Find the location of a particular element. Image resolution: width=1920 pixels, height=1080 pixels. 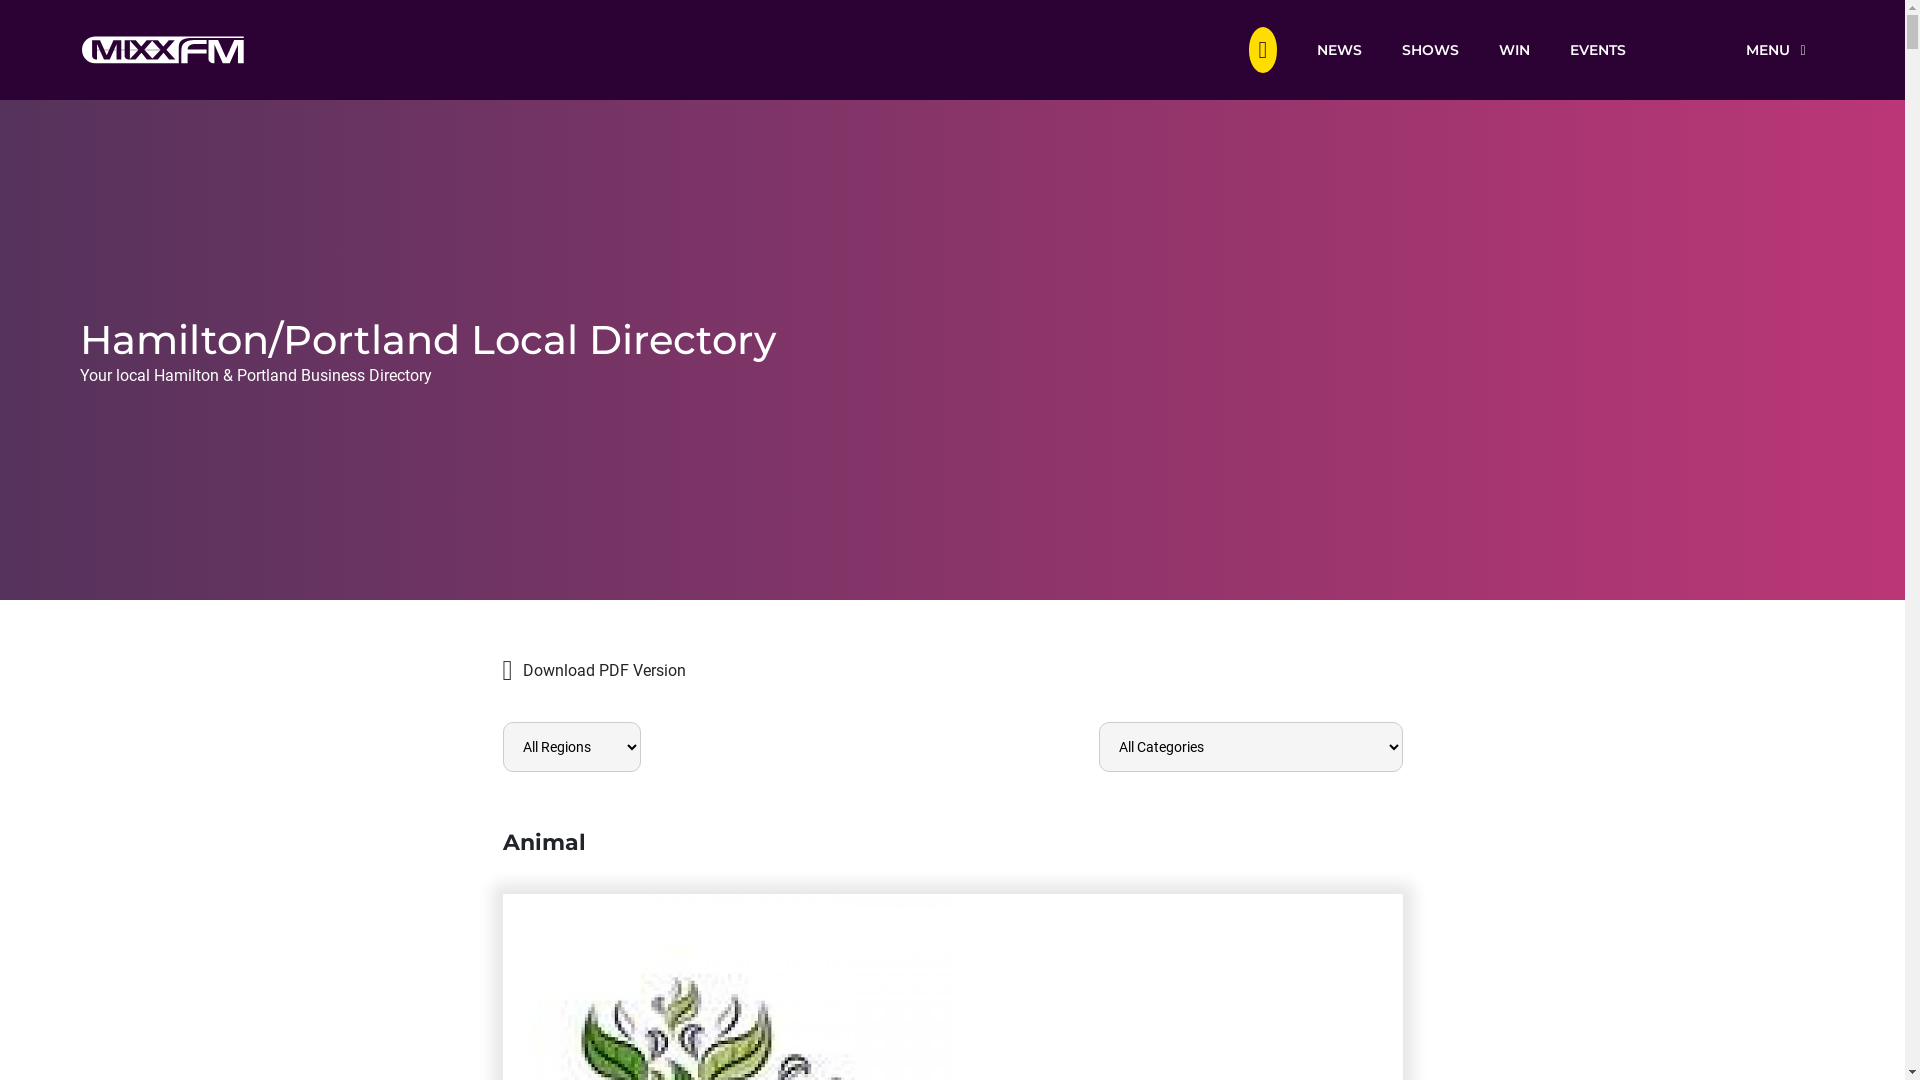

'WIN' is located at coordinates (1514, 48).